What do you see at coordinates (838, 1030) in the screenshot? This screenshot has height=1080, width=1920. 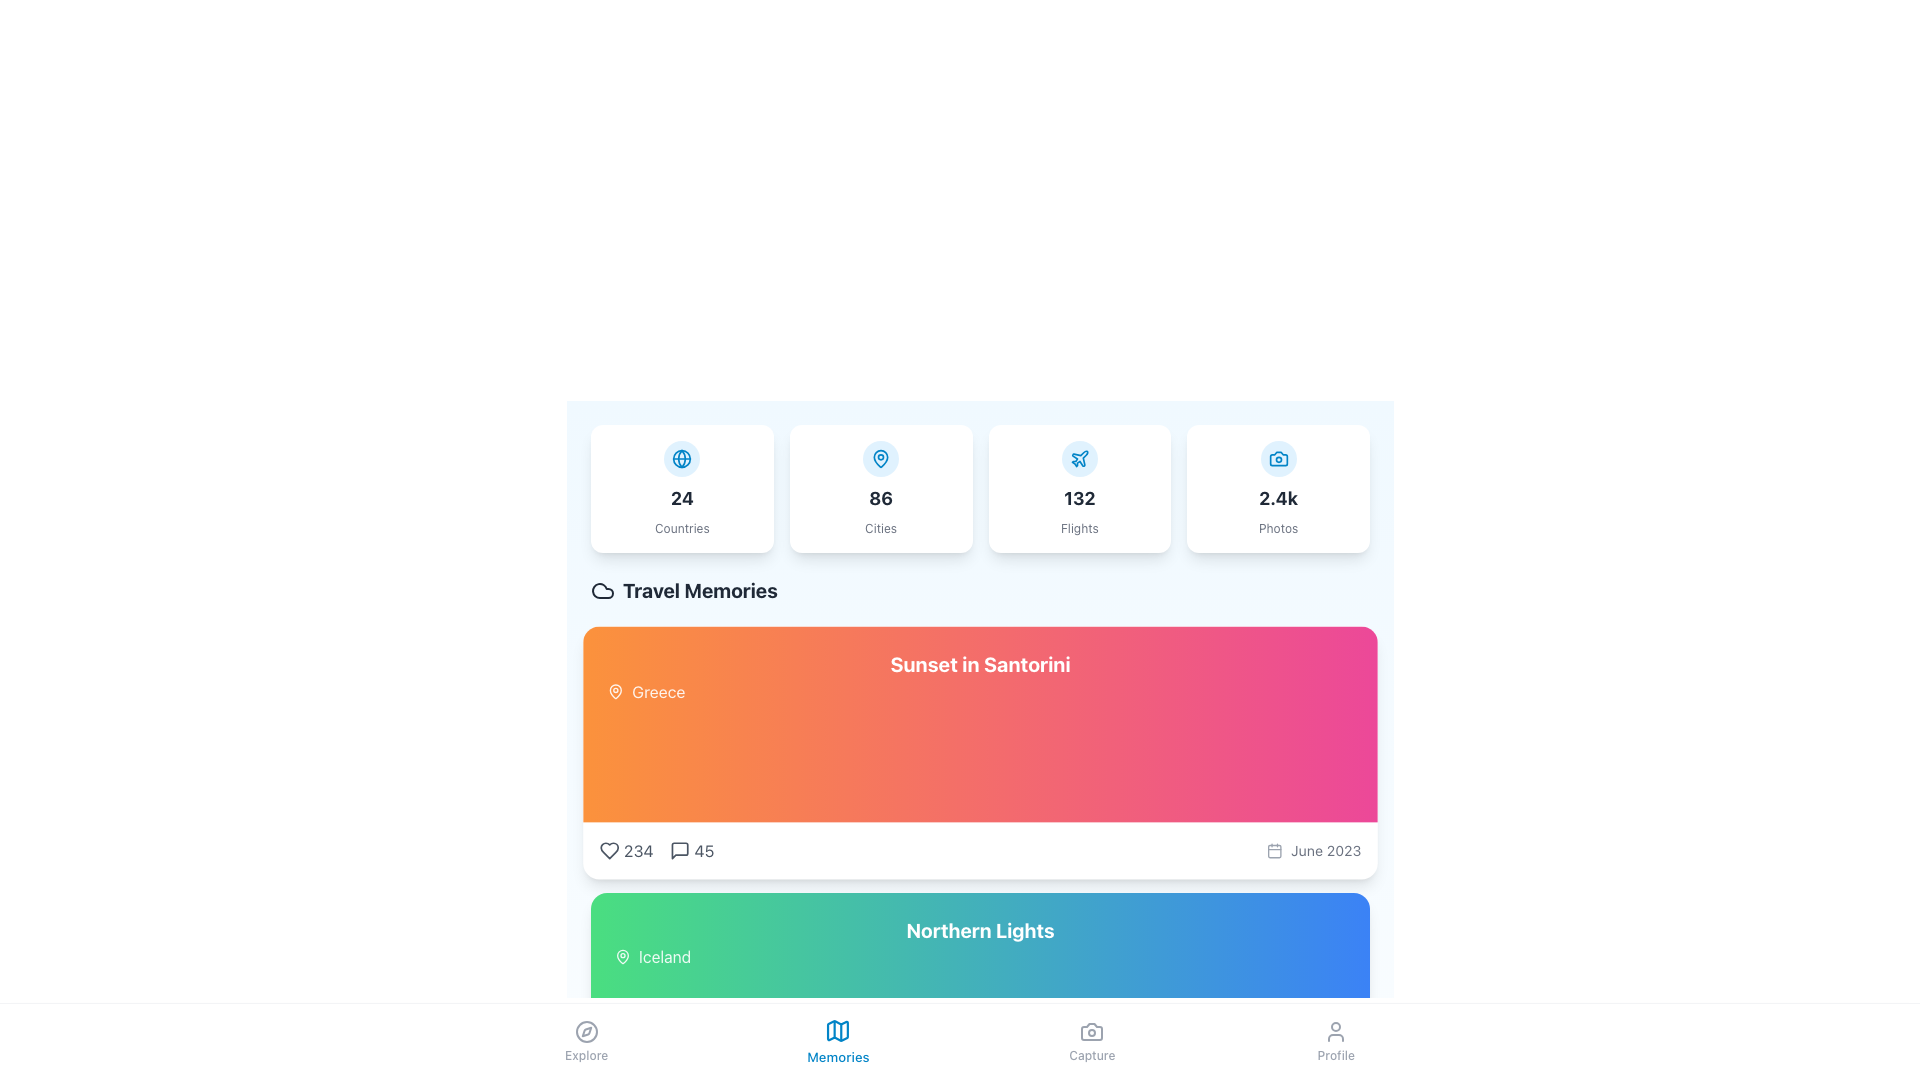 I see `the 'Memories' icon, which symbolizes a map and is located in the center of the bottom navigation bar of the application` at bounding box center [838, 1030].